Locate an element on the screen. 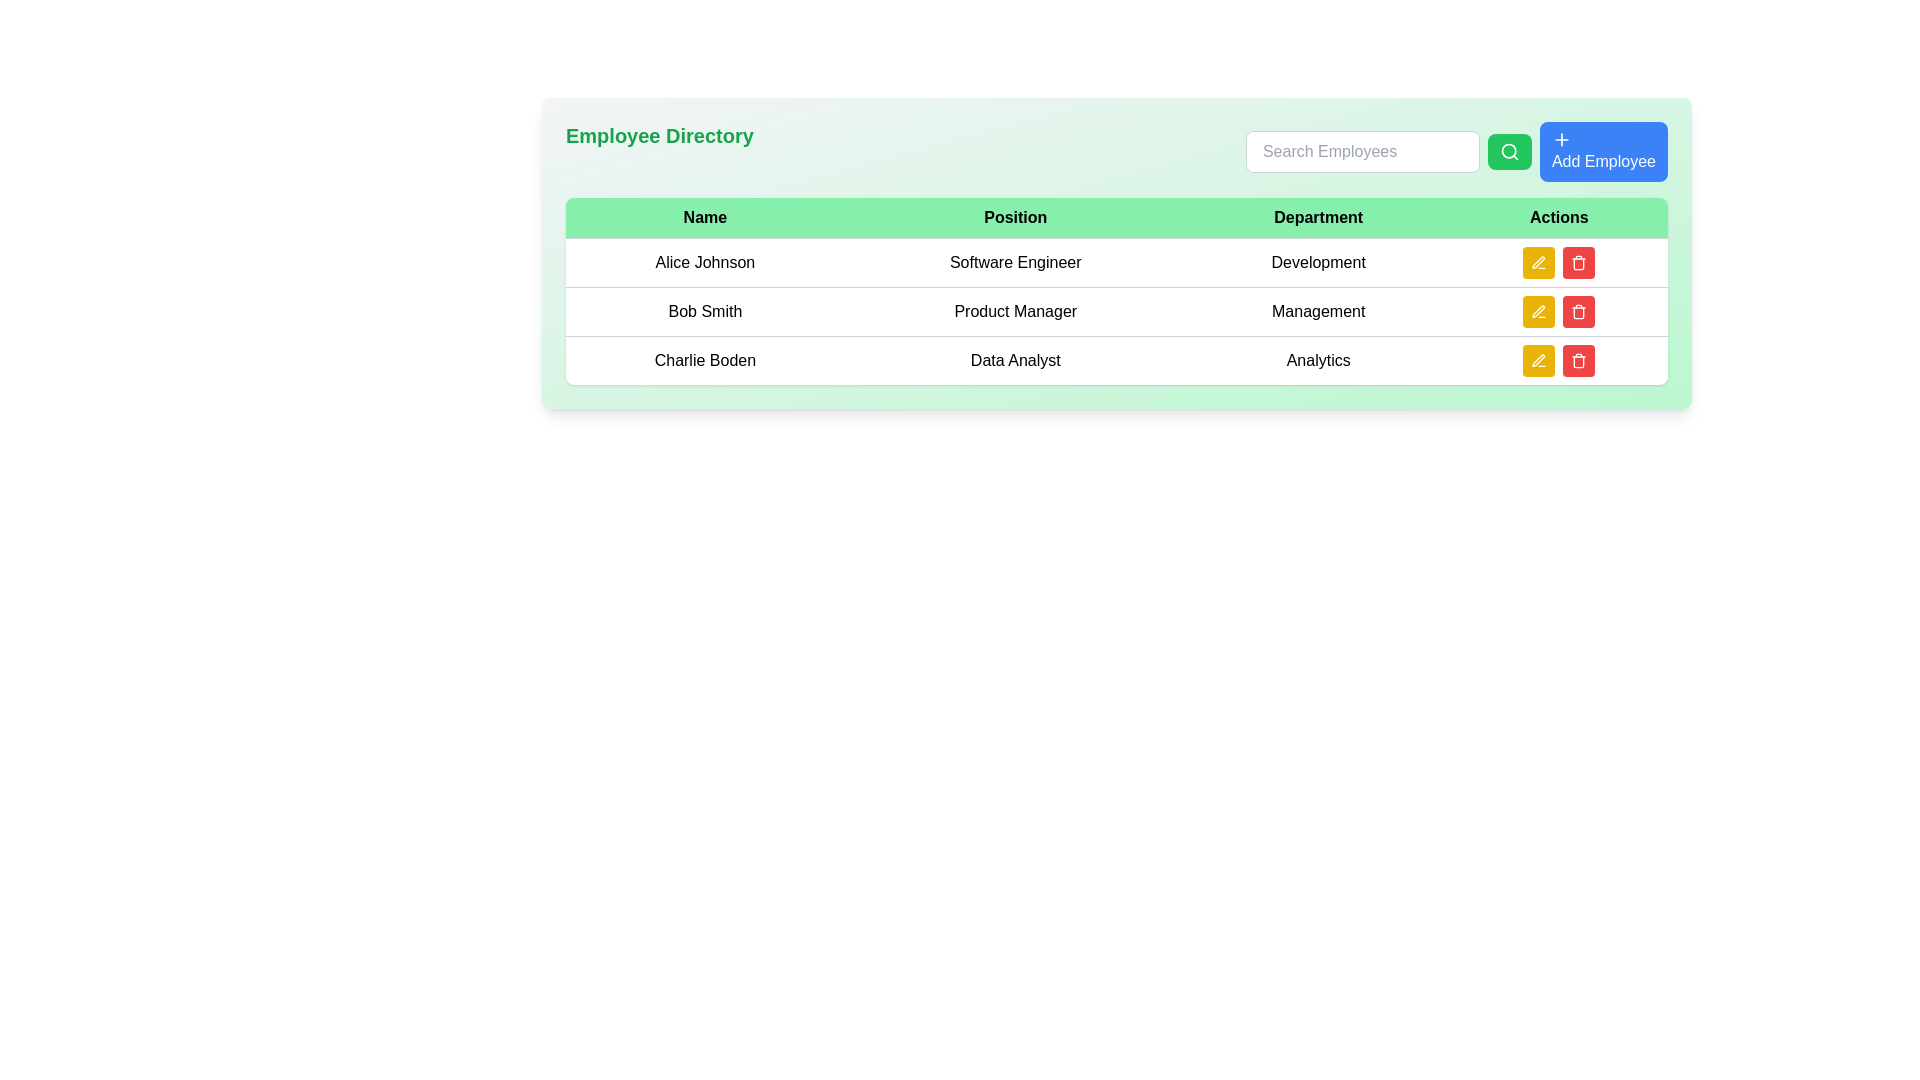 This screenshot has width=1920, height=1080. the static text label displaying the name of an individual located in the first cell of the third row under the 'Name' column is located at coordinates (705, 360).